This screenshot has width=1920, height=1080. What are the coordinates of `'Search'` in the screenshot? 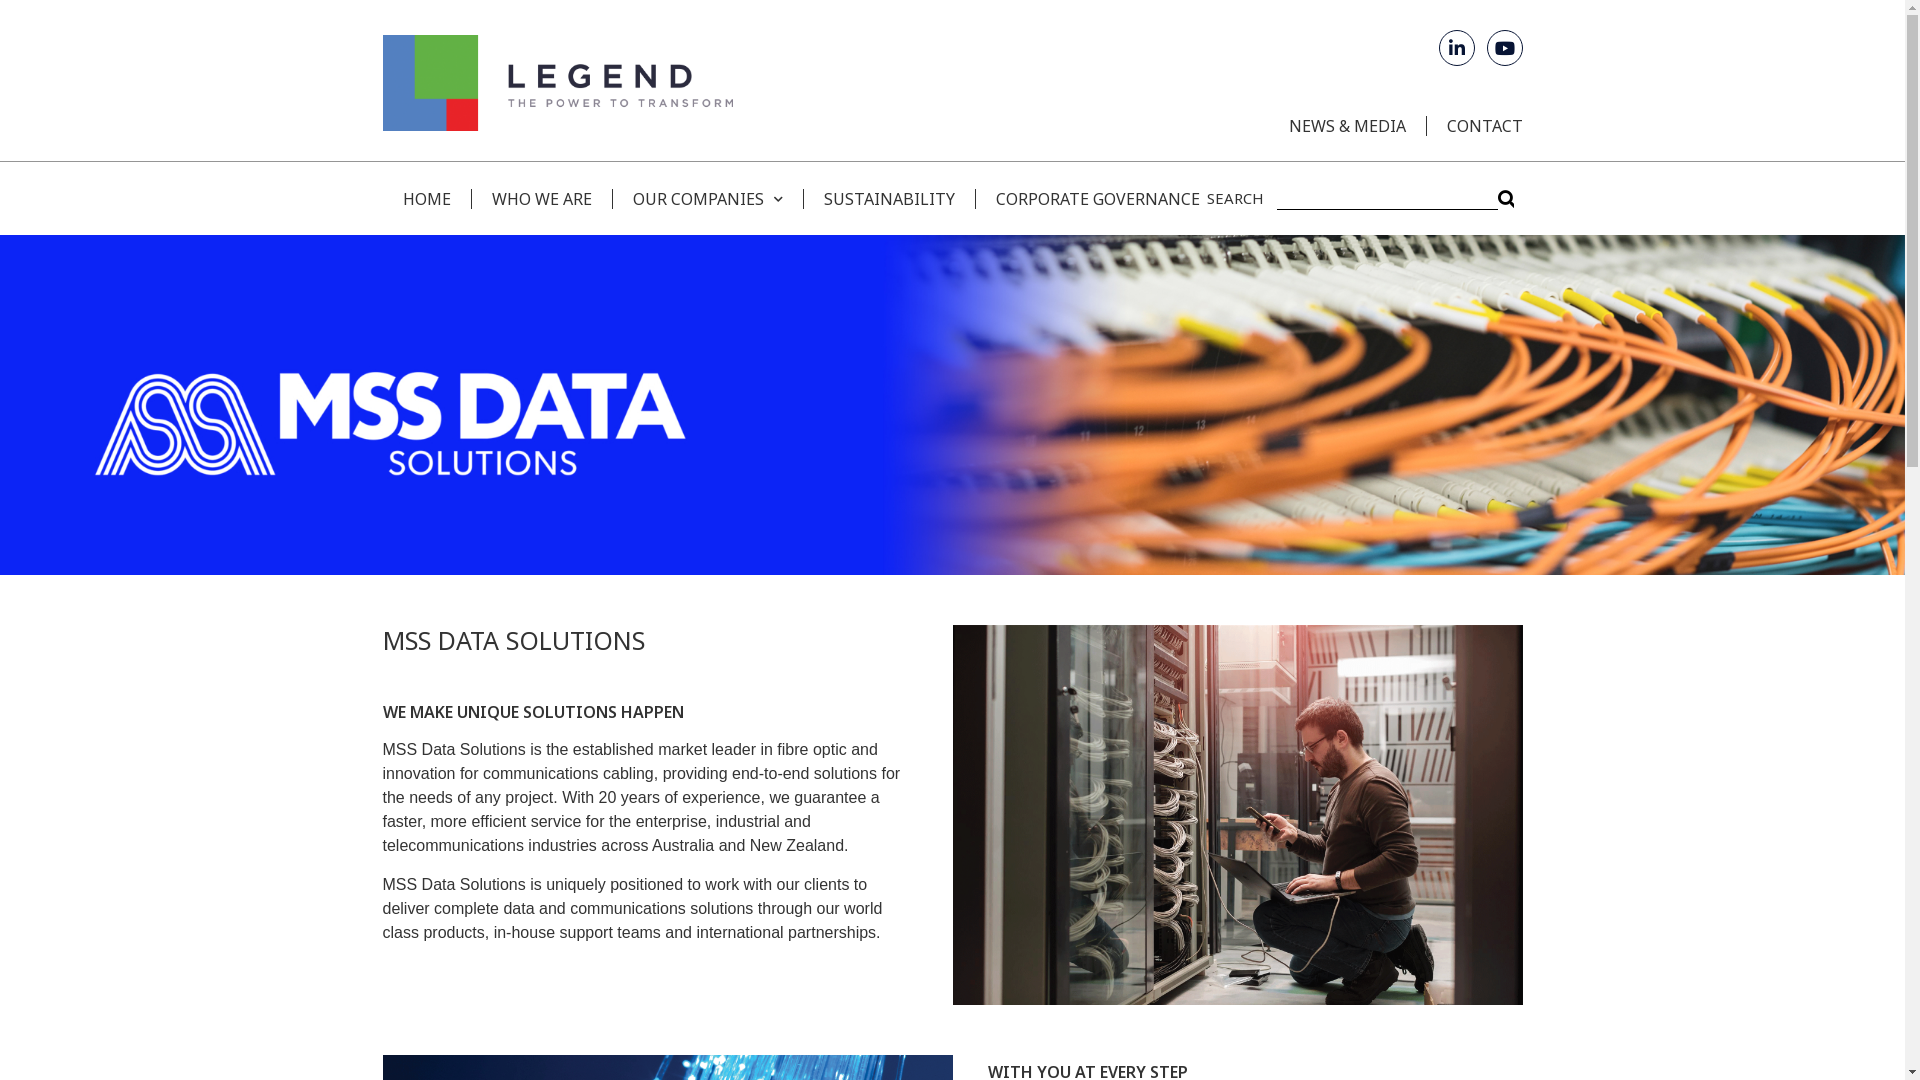 It's located at (1506, 198).